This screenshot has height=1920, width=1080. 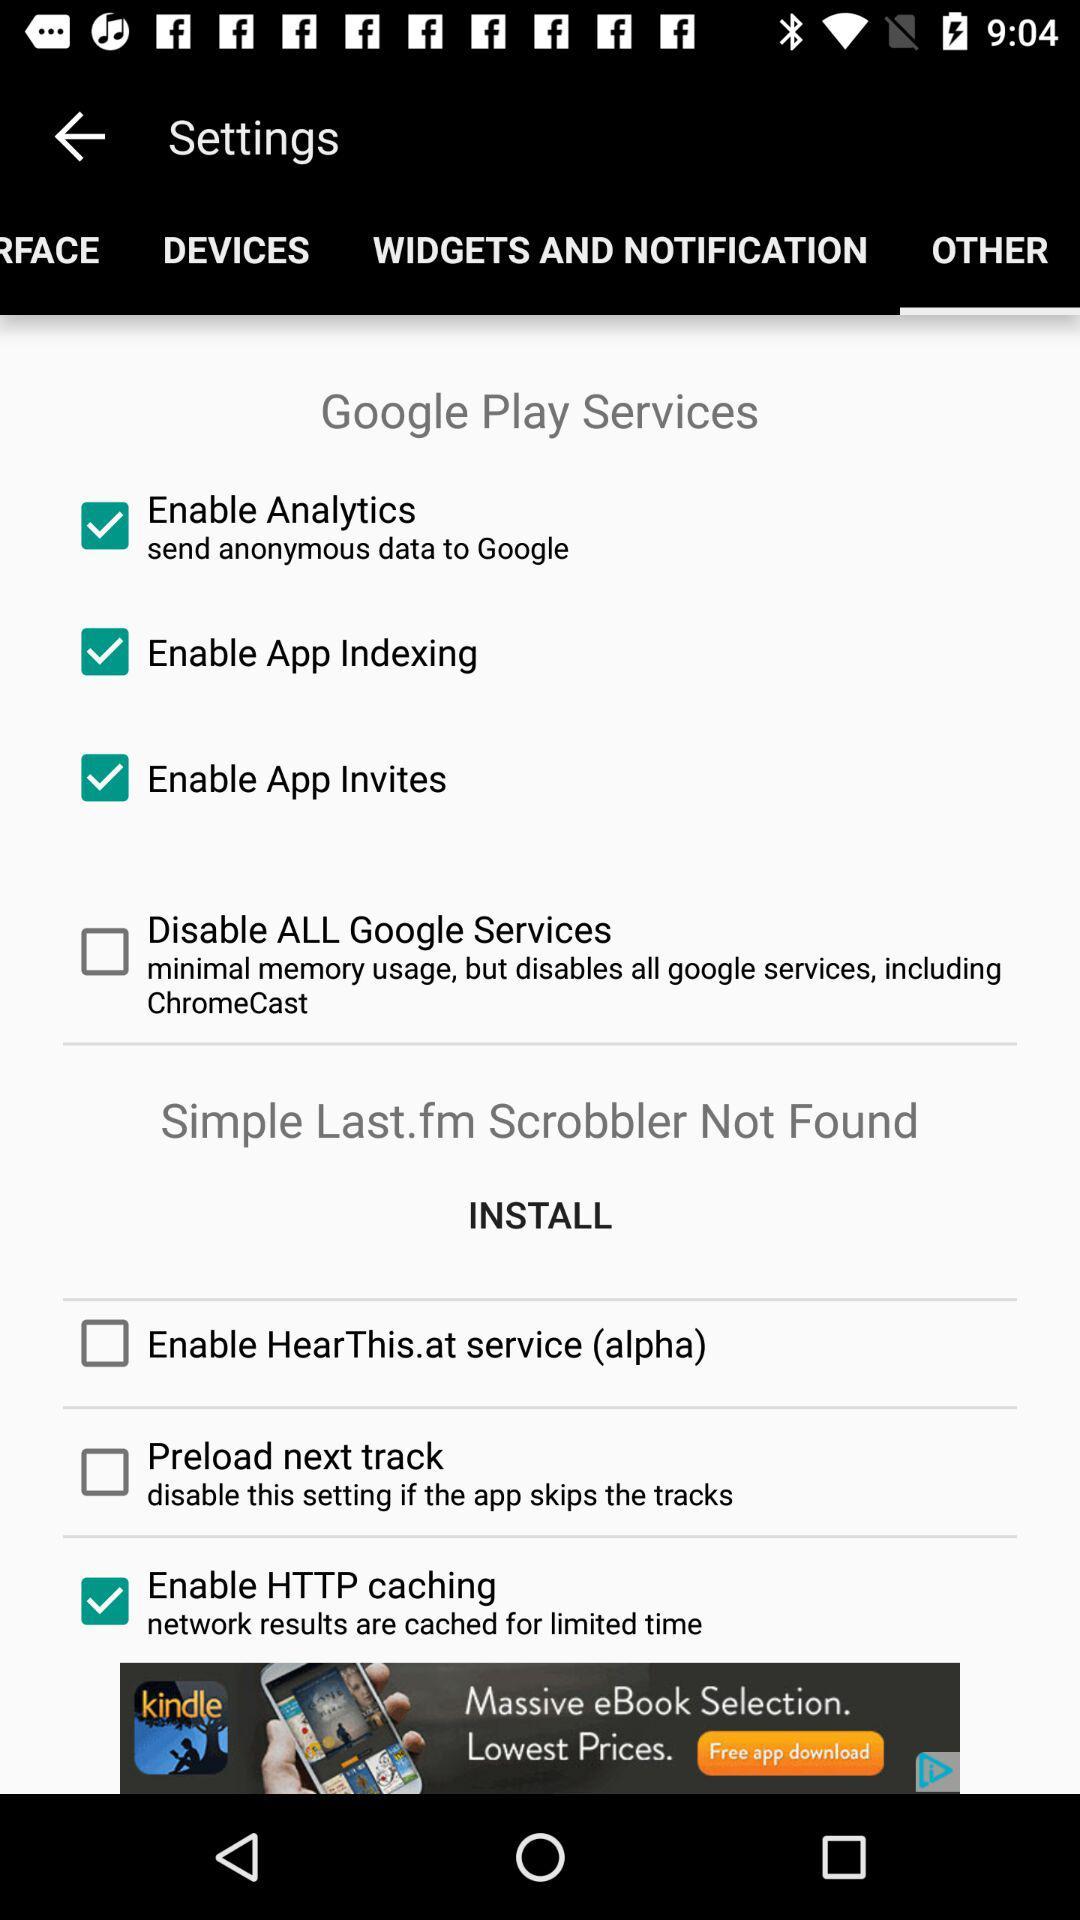 What do you see at coordinates (540, 1727) in the screenshot?
I see `advertisement` at bounding box center [540, 1727].